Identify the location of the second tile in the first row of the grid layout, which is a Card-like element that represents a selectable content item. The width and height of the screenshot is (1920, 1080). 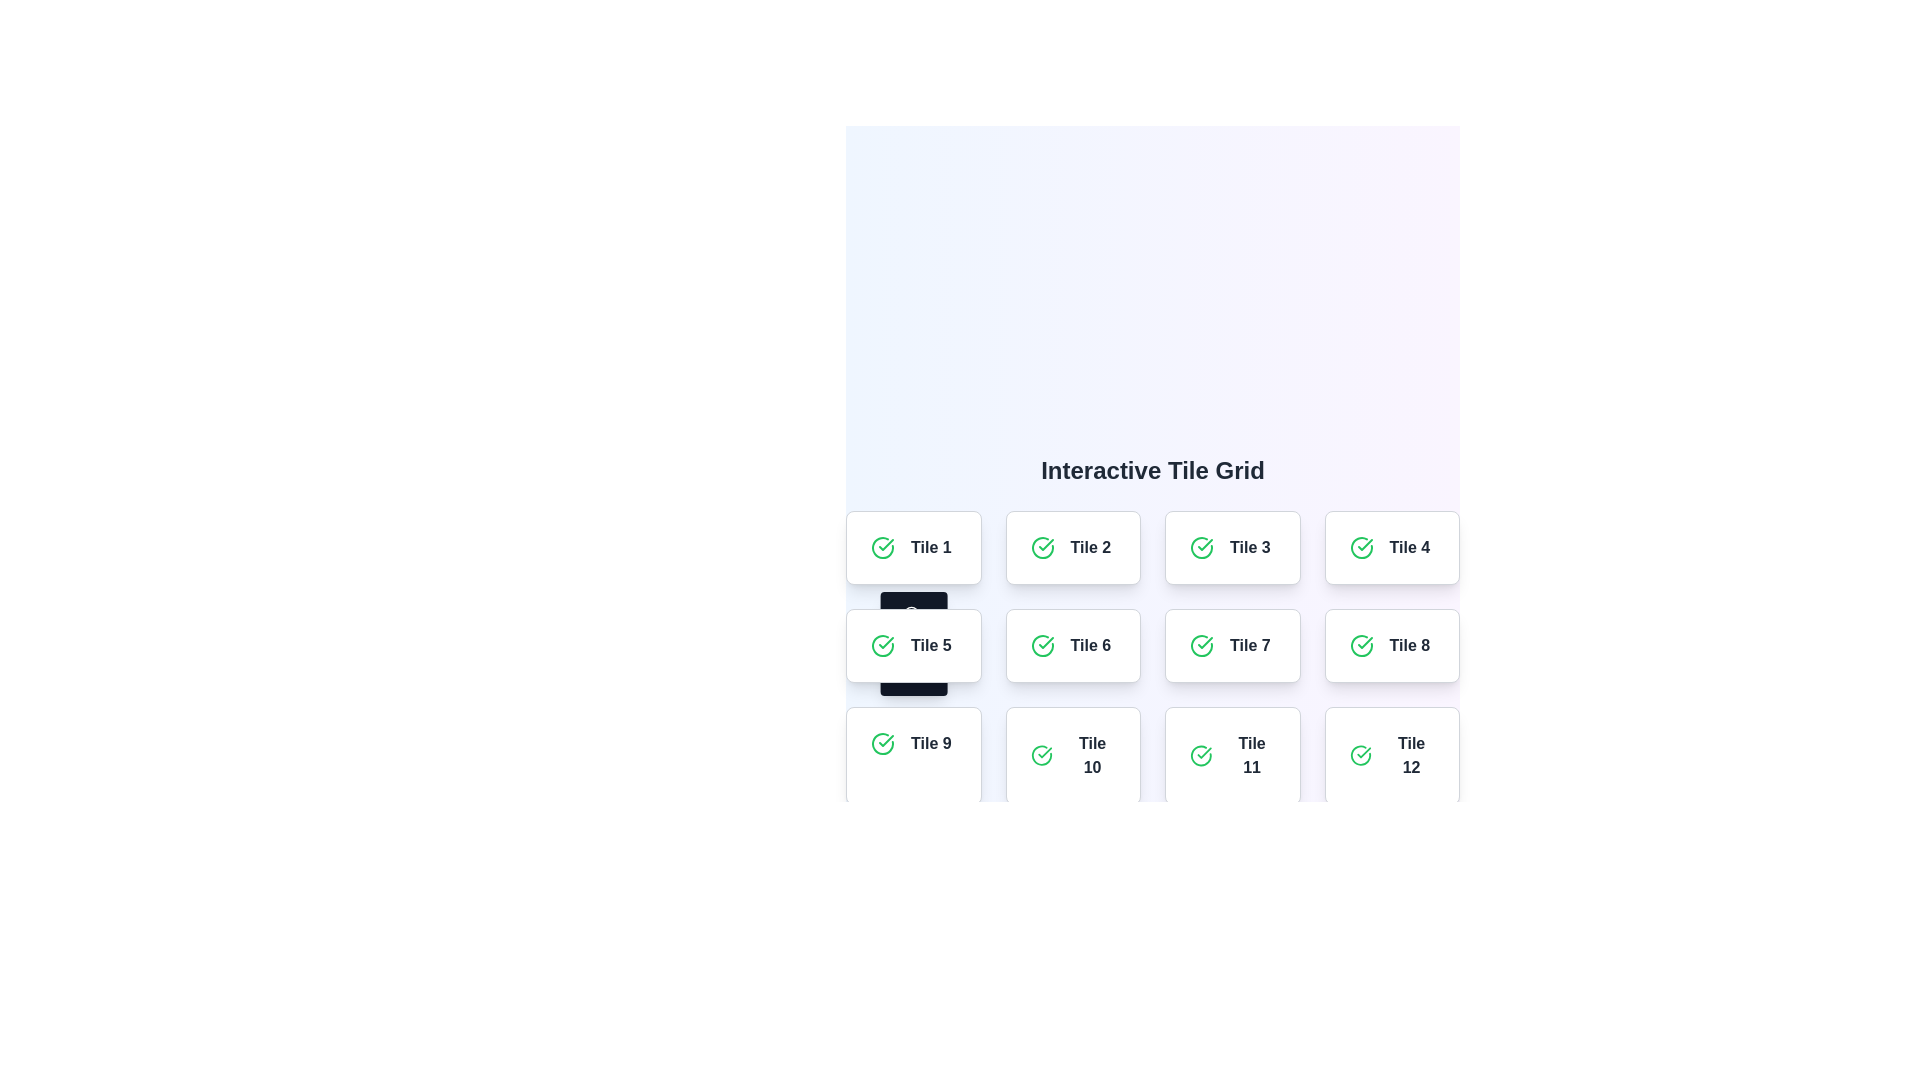
(1072, 547).